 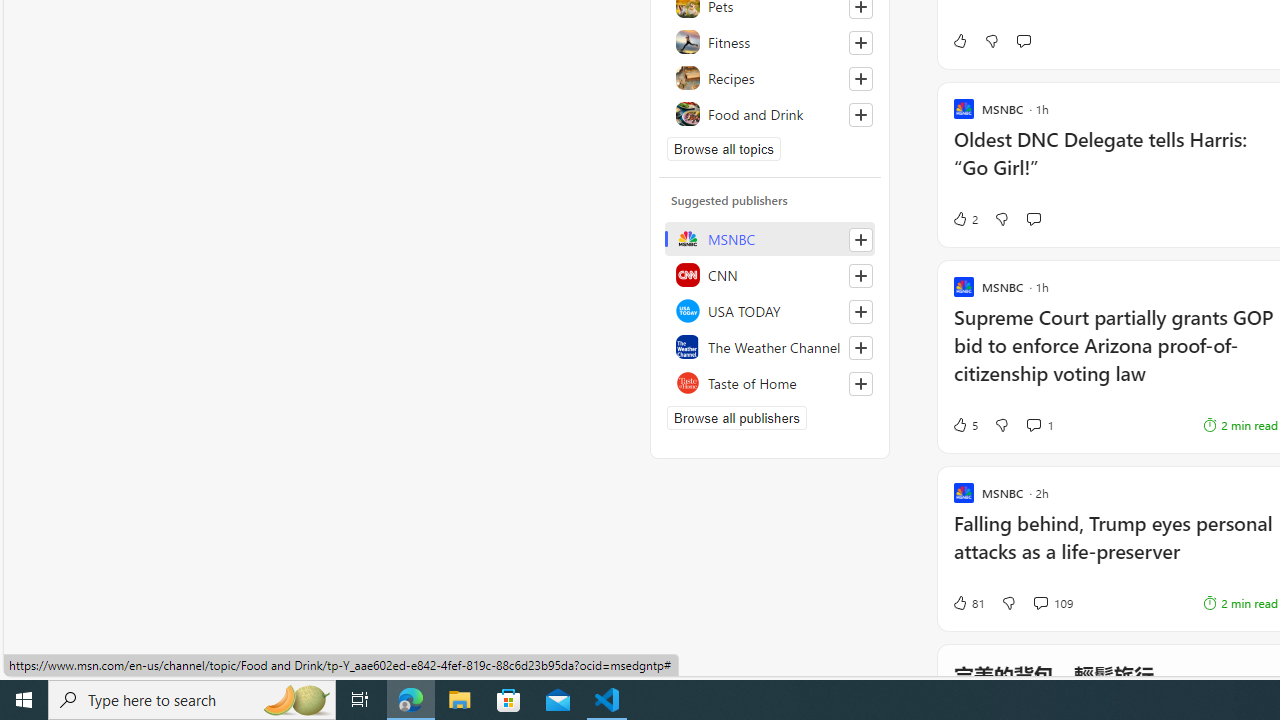 What do you see at coordinates (769, 275) in the screenshot?
I see `'CNN'` at bounding box center [769, 275].